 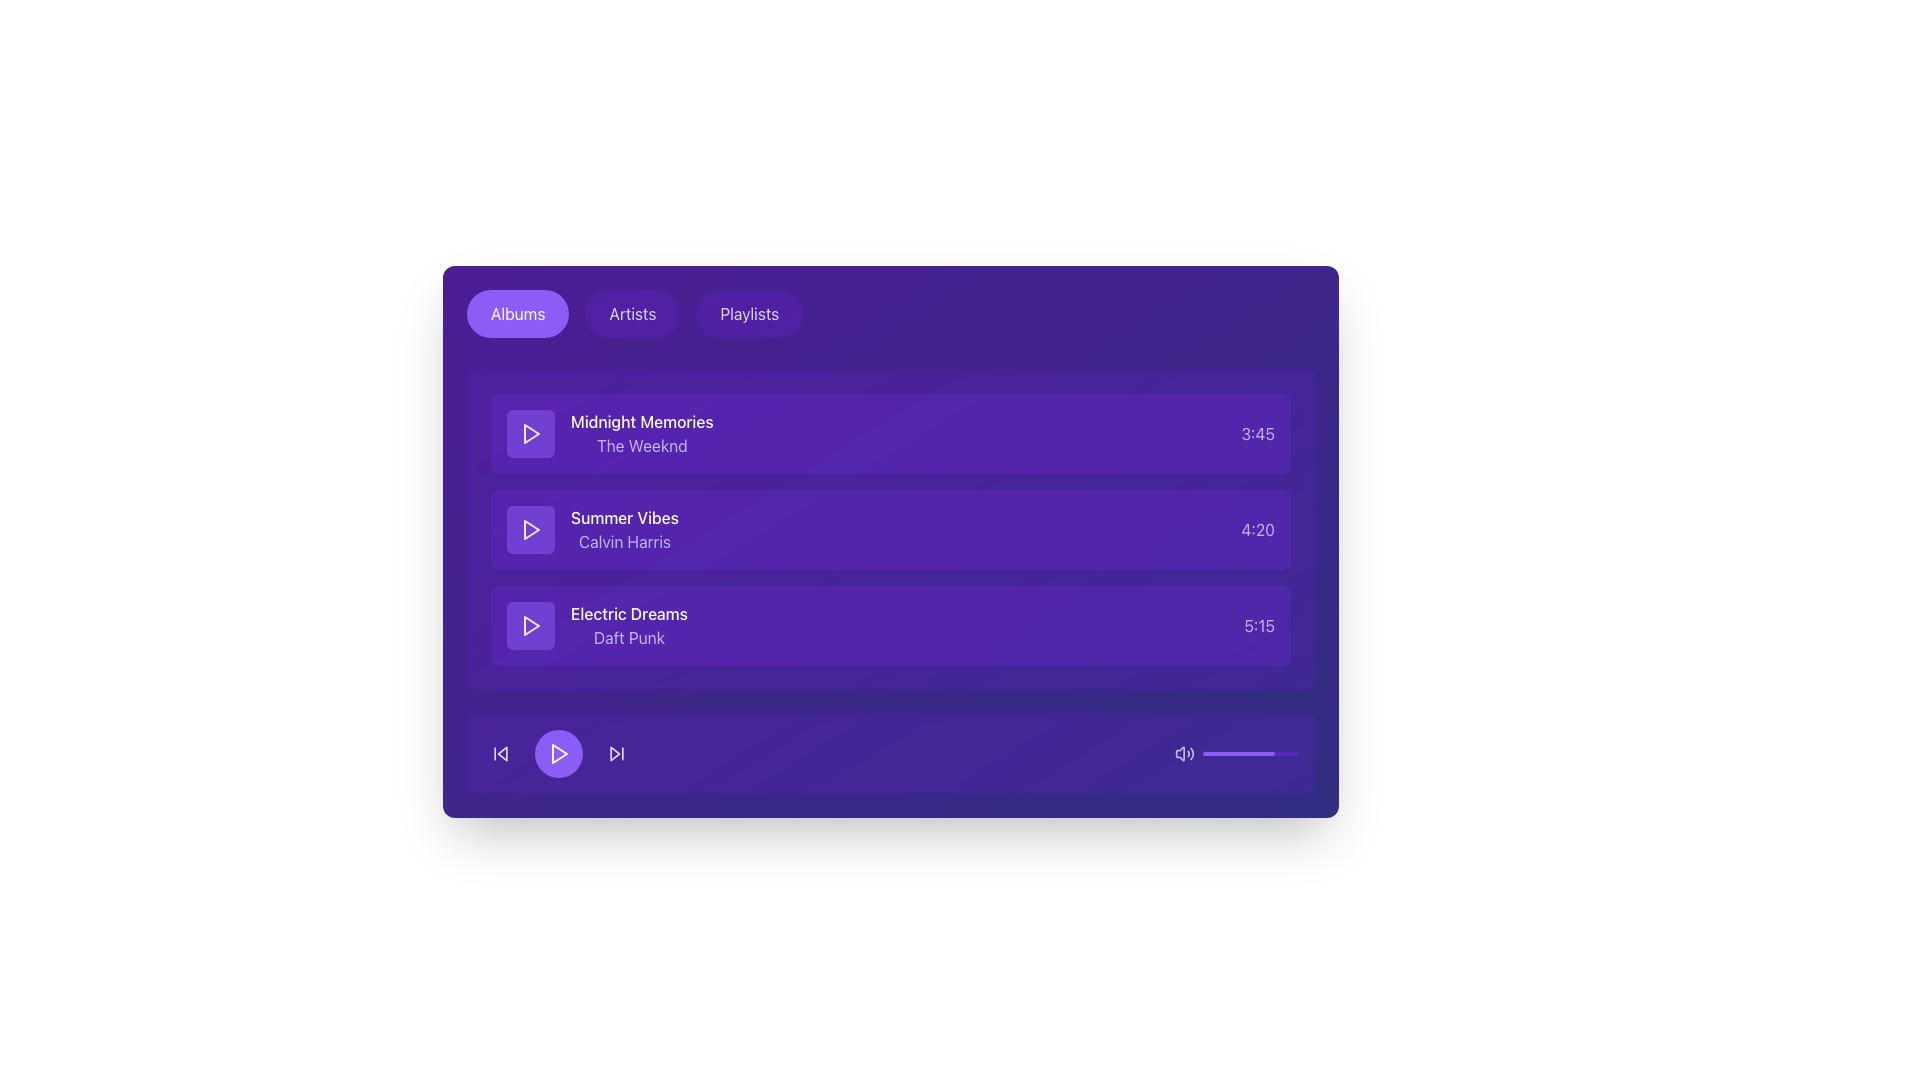 What do you see at coordinates (890, 624) in the screenshot?
I see `the list item for the song 'Electric Dreams' by Daft Punk to trigger the hover effect` at bounding box center [890, 624].